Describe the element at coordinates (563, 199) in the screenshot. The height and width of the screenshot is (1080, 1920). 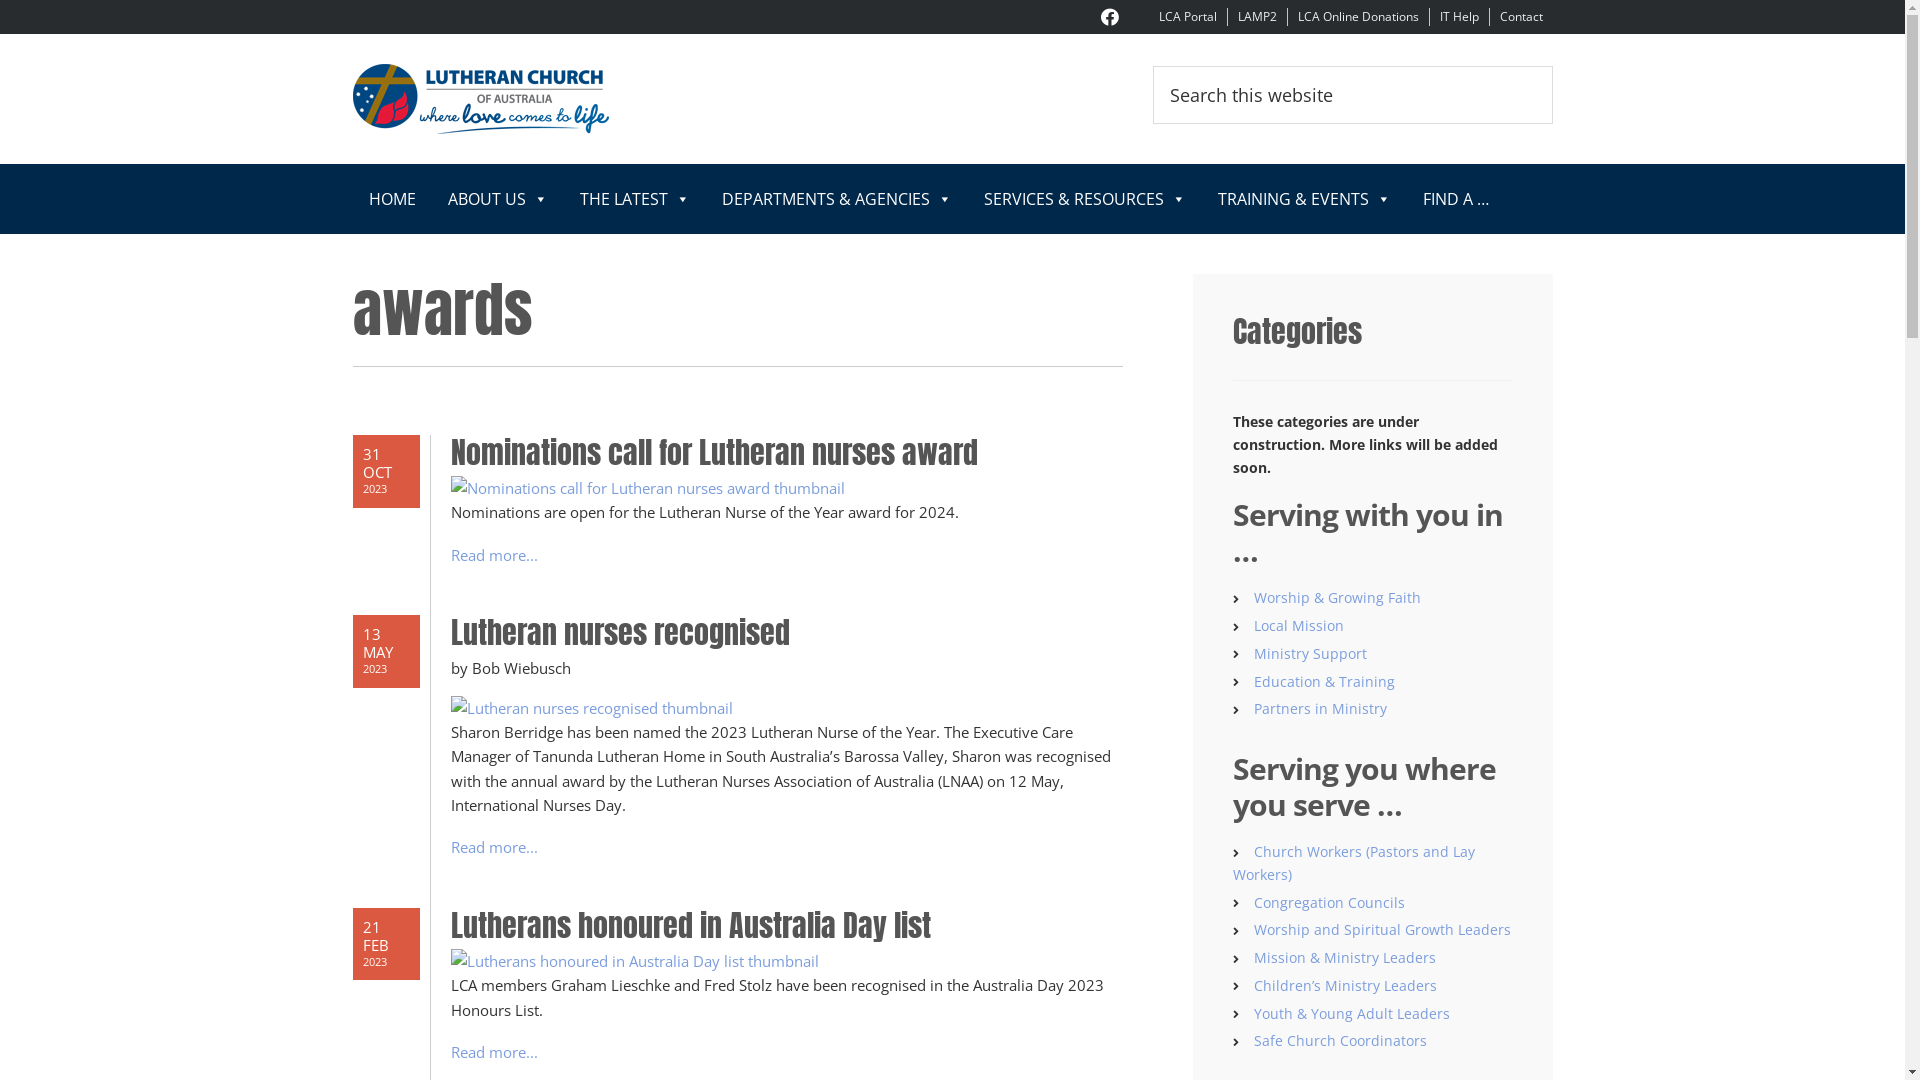
I see `'THE LATEST'` at that location.